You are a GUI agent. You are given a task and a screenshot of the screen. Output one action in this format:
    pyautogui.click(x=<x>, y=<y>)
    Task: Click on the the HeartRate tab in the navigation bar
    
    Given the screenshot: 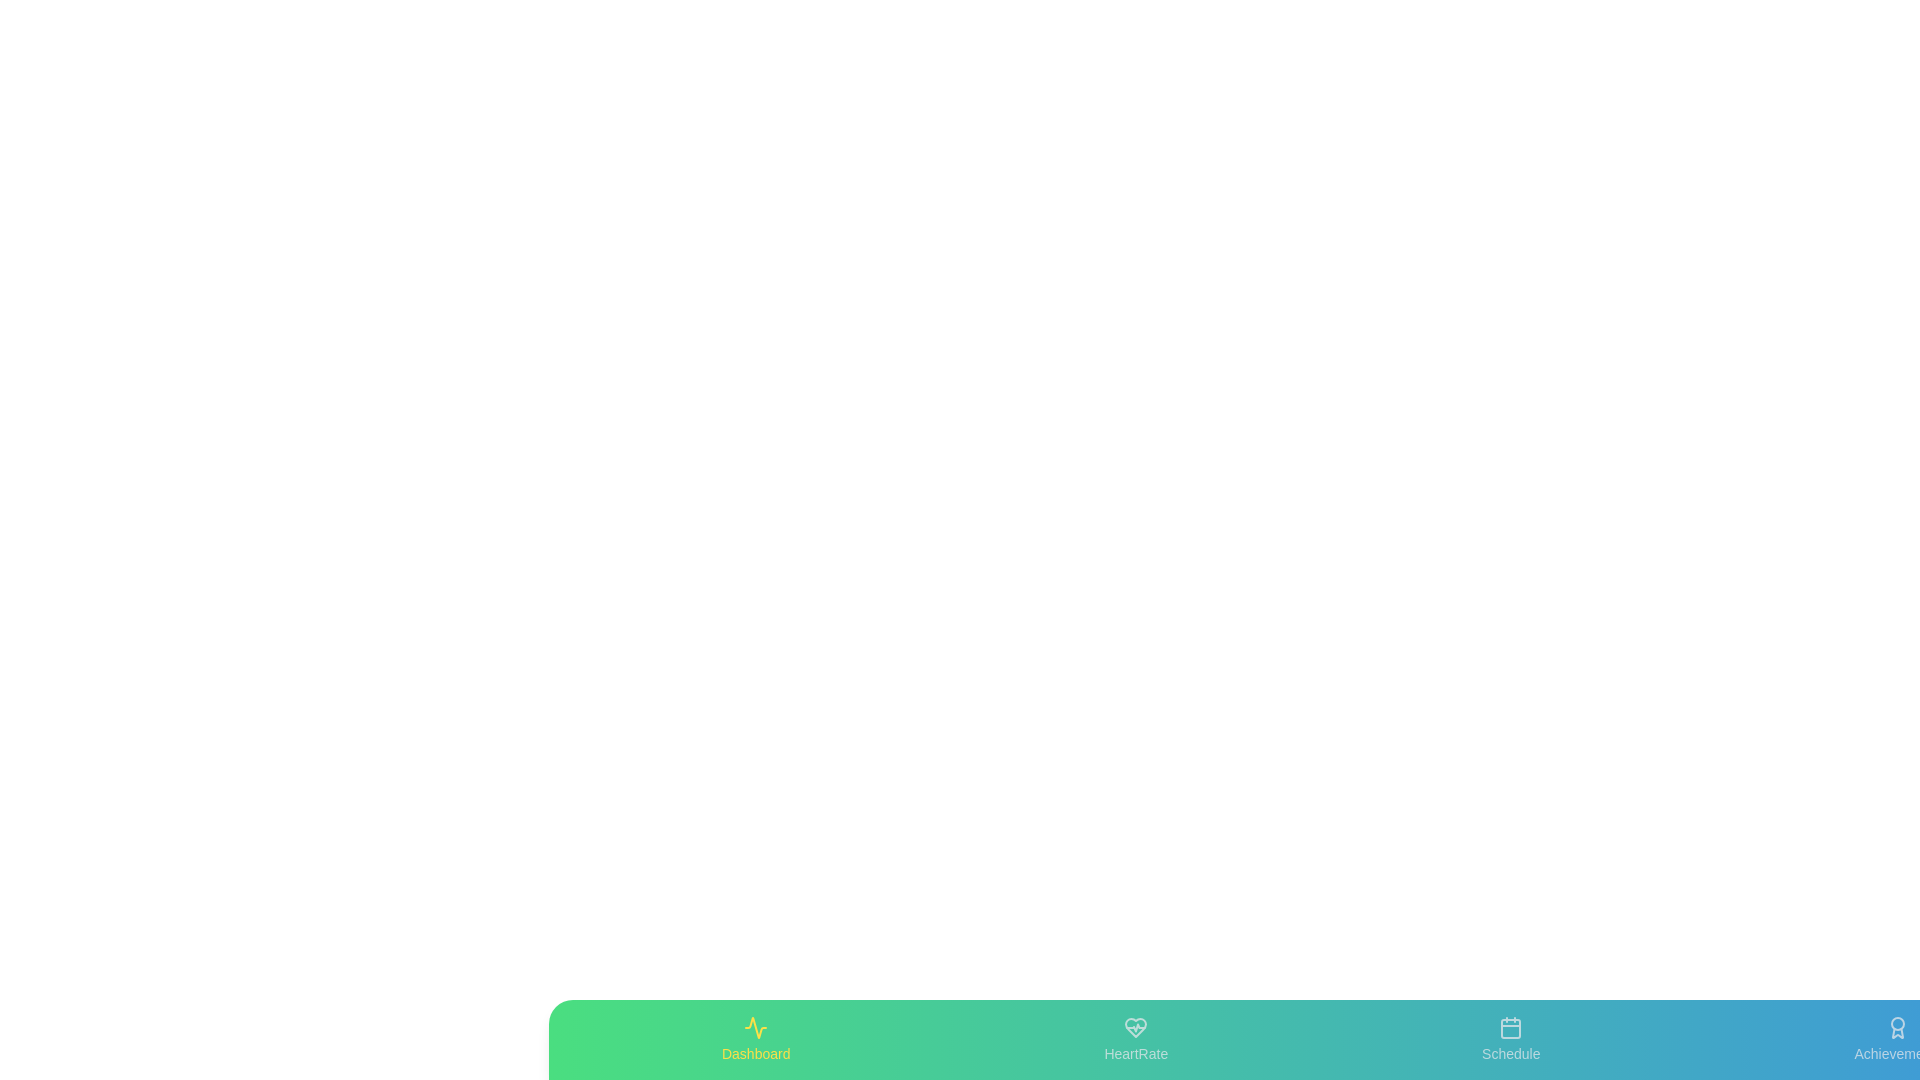 What is the action you would take?
    pyautogui.click(x=1136, y=1039)
    